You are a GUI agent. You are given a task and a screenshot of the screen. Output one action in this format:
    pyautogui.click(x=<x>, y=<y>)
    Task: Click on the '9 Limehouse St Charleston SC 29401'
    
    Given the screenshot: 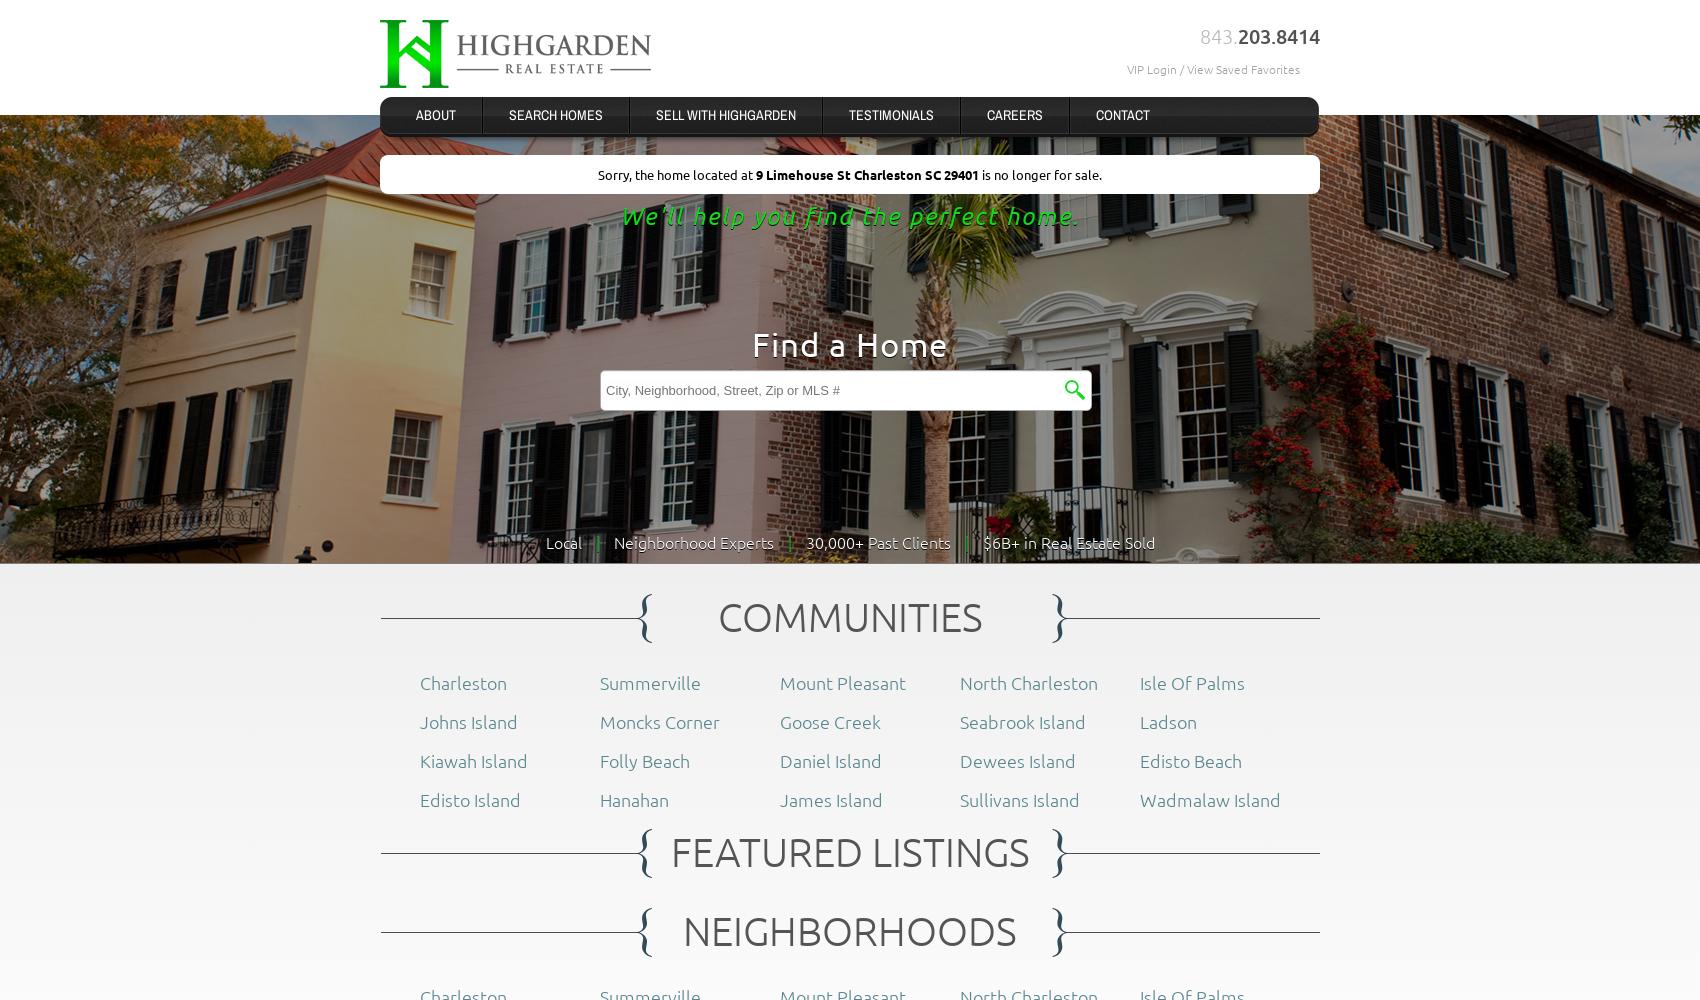 What is the action you would take?
    pyautogui.click(x=869, y=174)
    